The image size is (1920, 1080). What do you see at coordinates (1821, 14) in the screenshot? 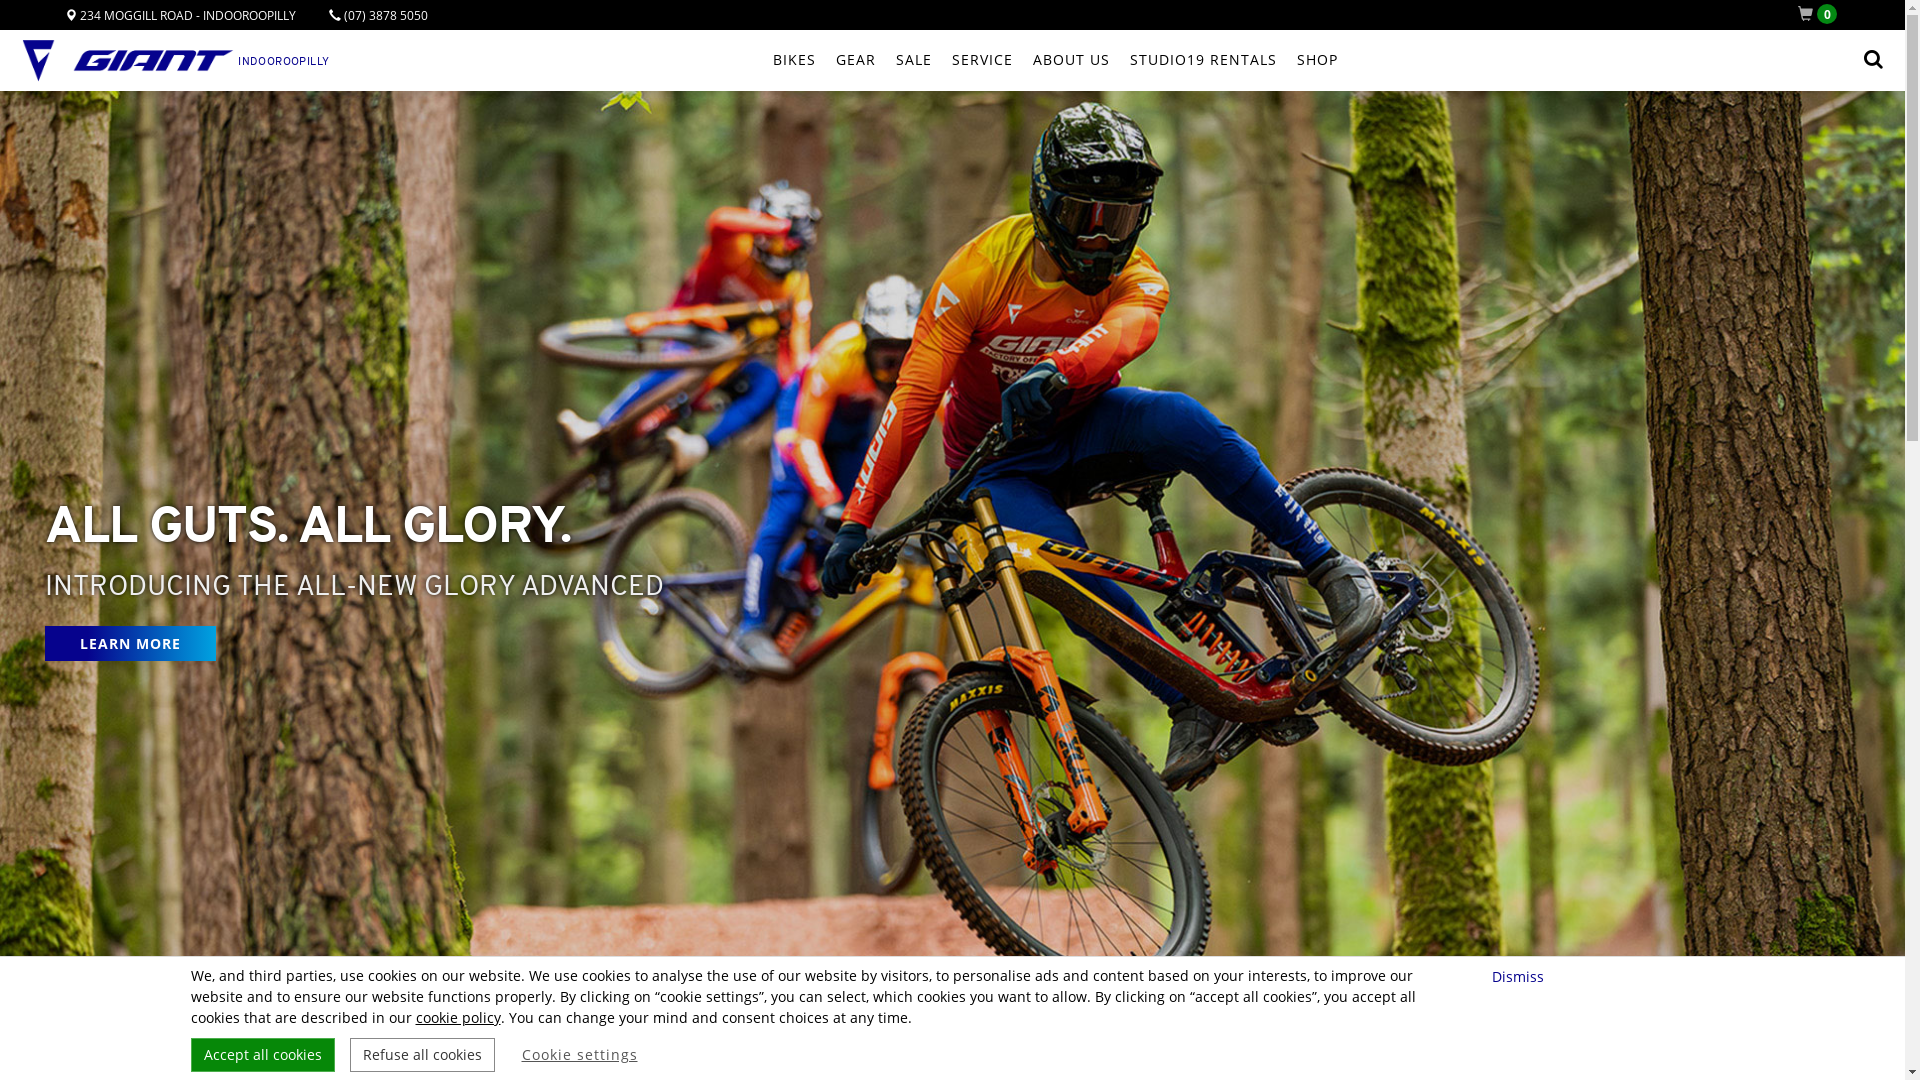
I see `'0 item(s) in cart` at bounding box center [1821, 14].